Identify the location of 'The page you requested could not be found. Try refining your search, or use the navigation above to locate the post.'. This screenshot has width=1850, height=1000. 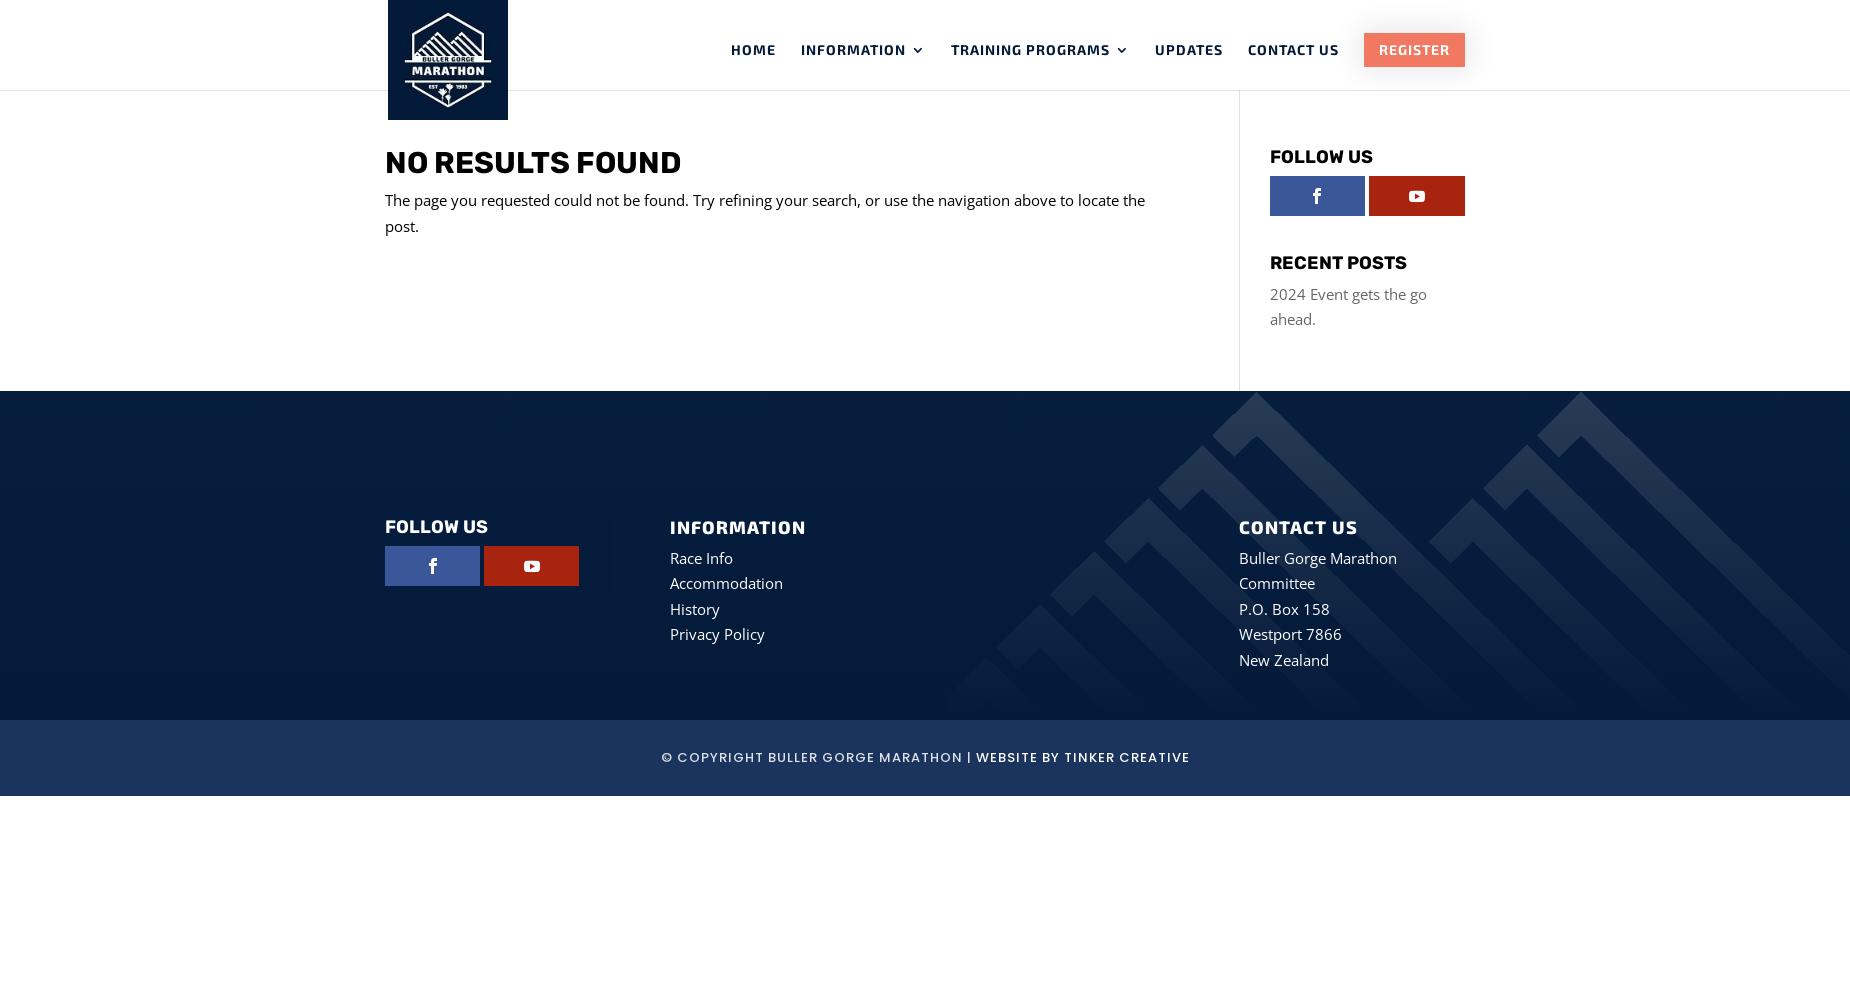
(383, 211).